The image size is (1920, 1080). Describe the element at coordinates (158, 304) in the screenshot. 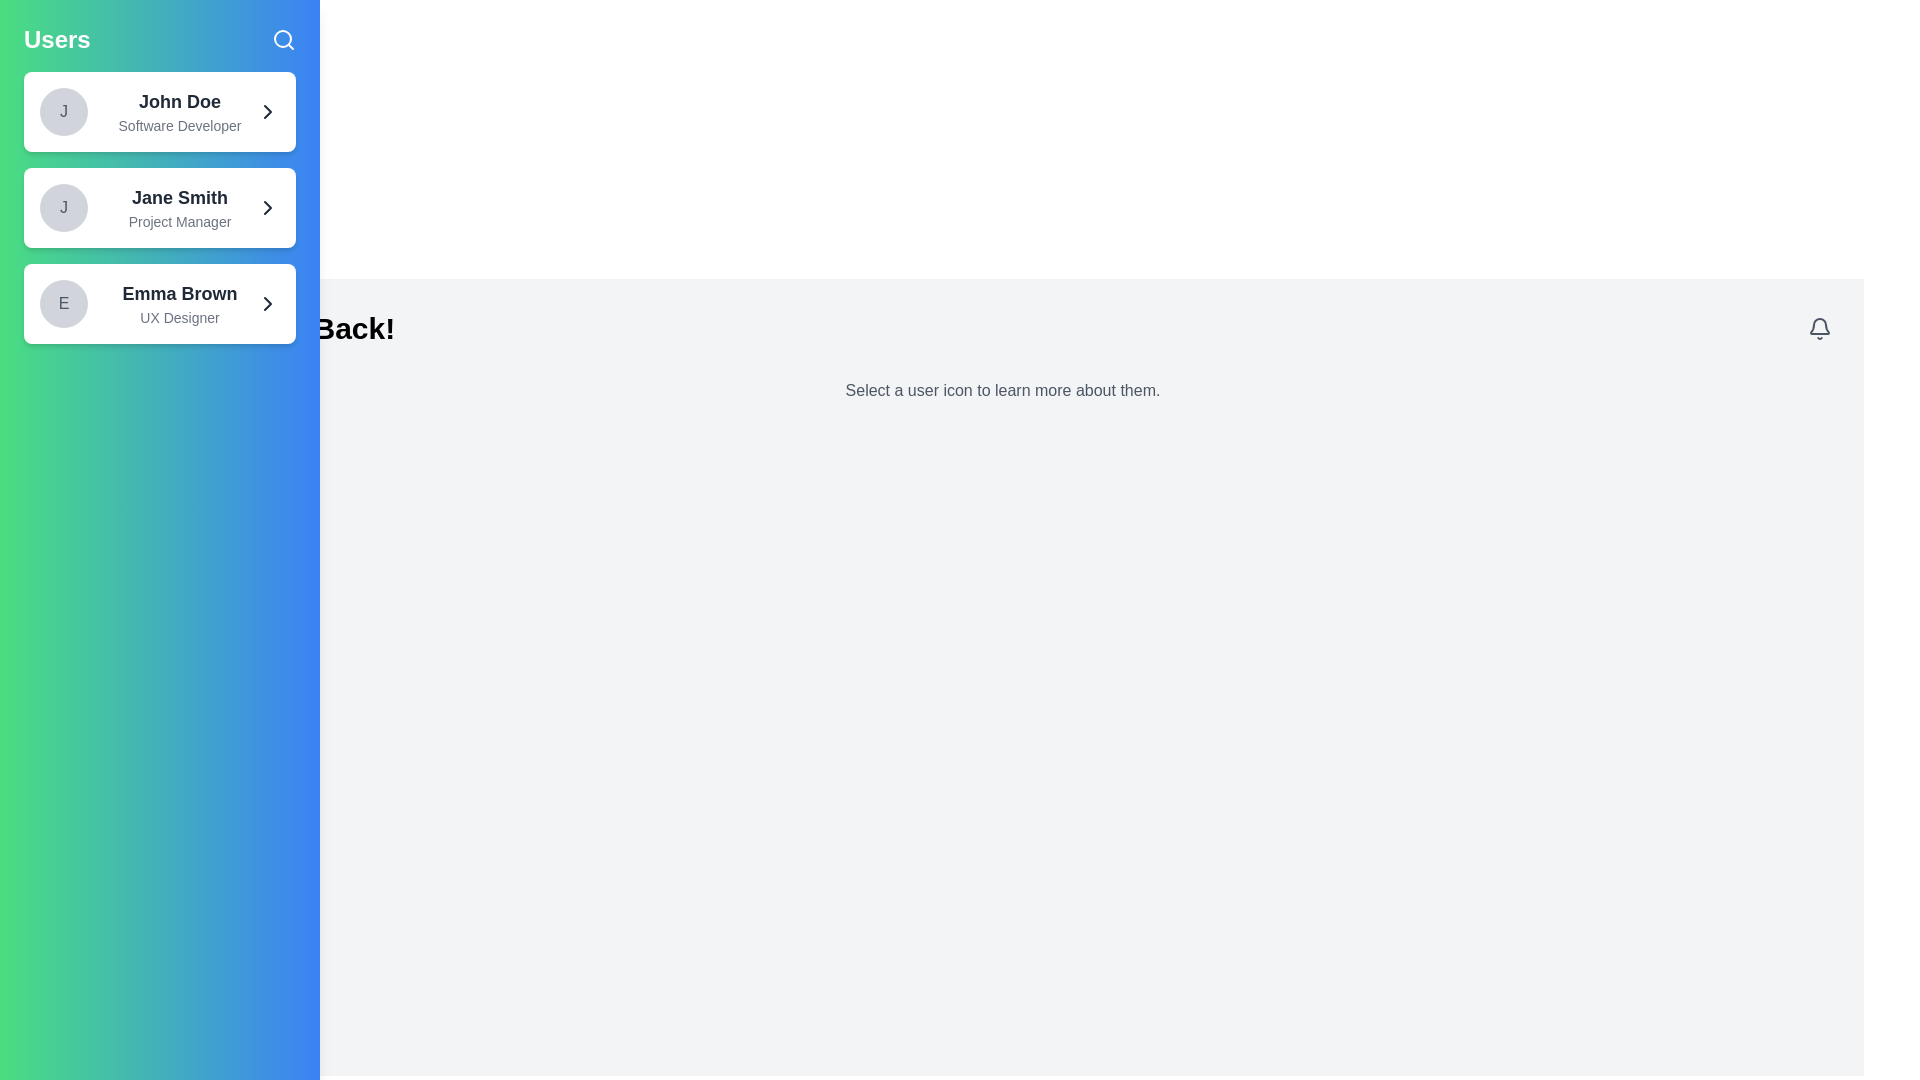

I see `the user profile Emma Brown from the list` at that location.